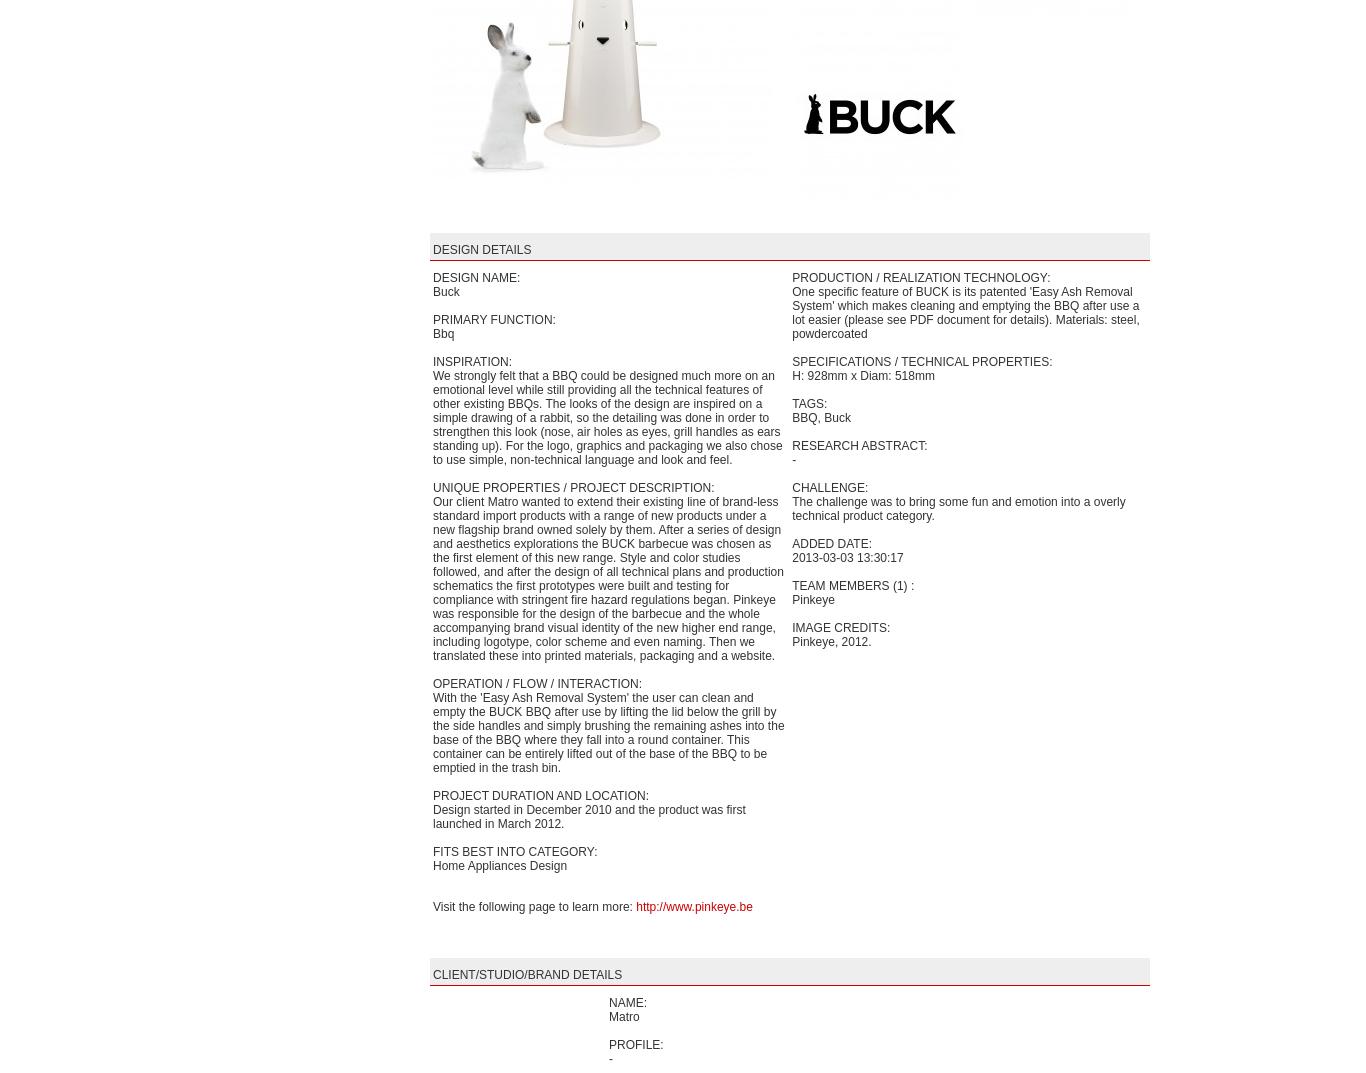 Image resolution: width=1366 pixels, height=1073 pixels. What do you see at coordinates (635, 1044) in the screenshot?
I see `'PROFILE:'` at bounding box center [635, 1044].